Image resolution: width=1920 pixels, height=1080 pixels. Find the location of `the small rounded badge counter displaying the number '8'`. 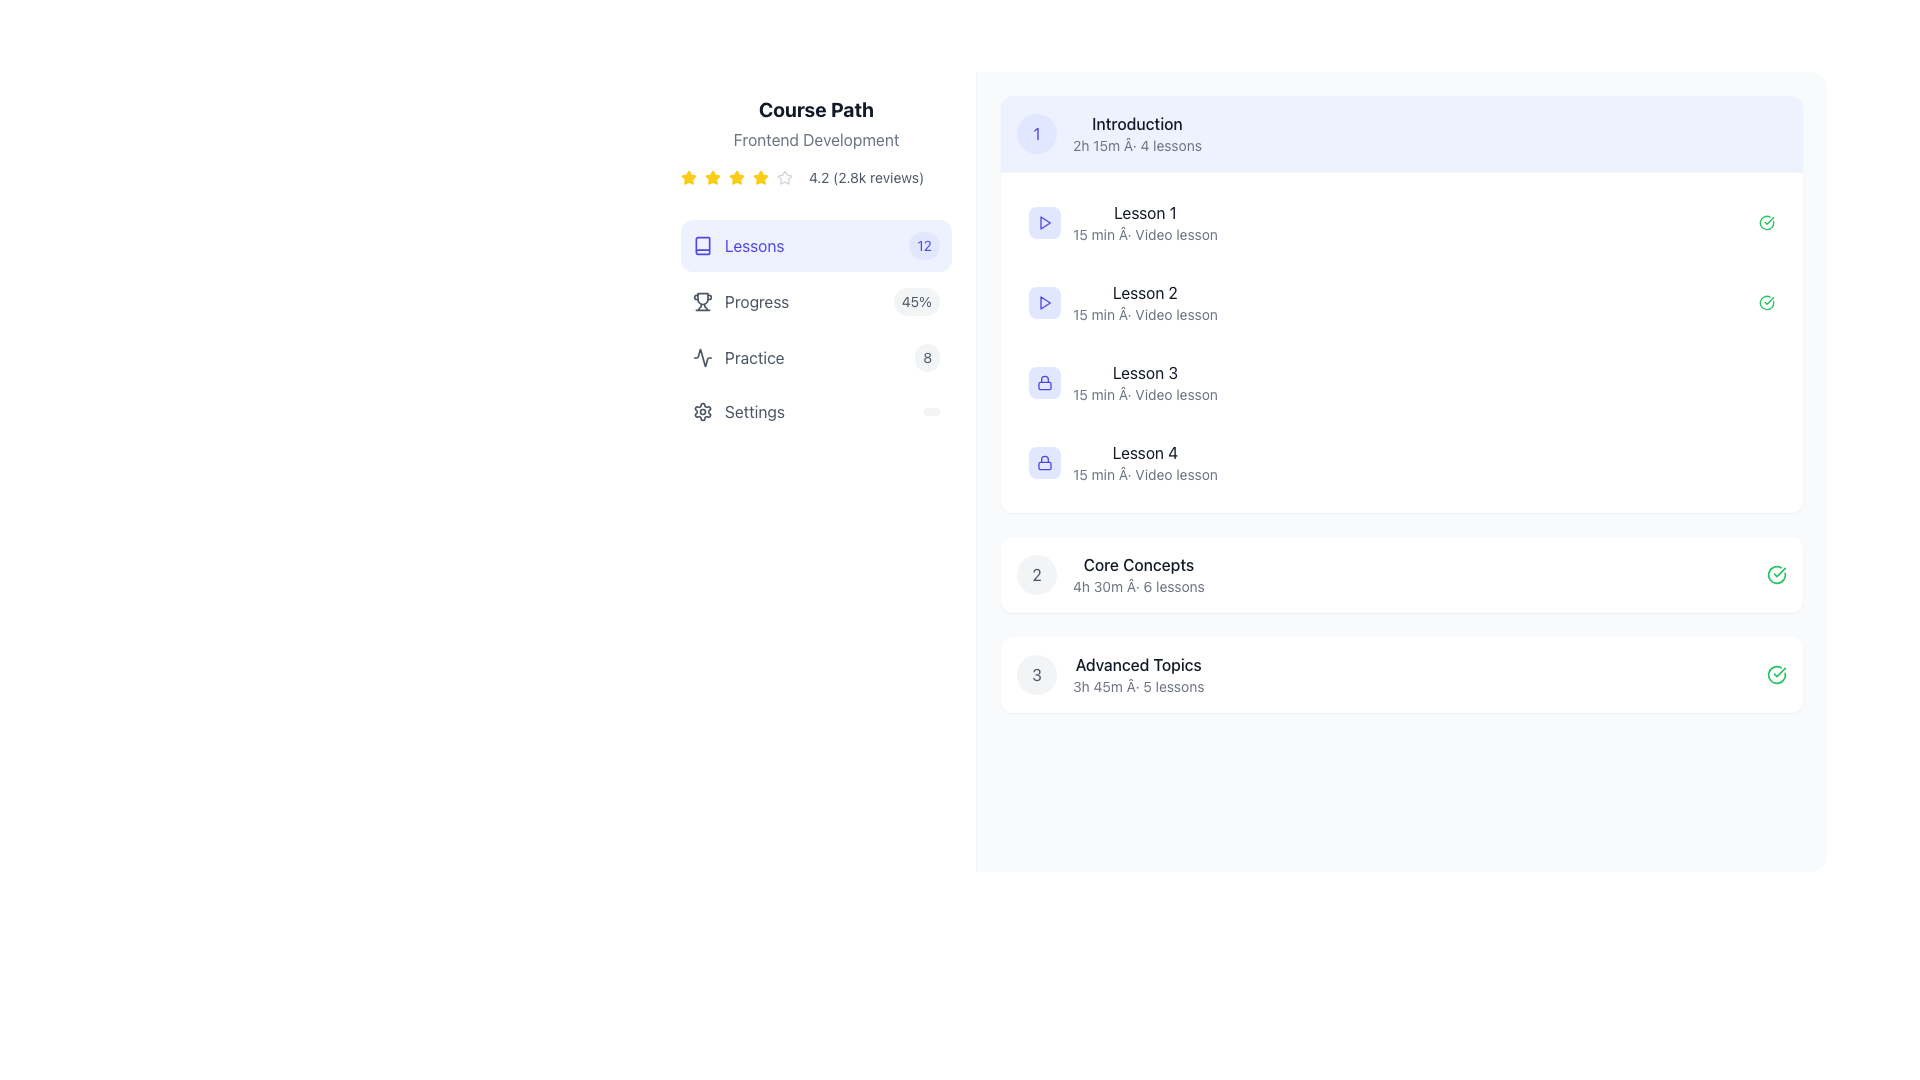

the small rounded badge counter displaying the number '8' is located at coordinates (926, 357).